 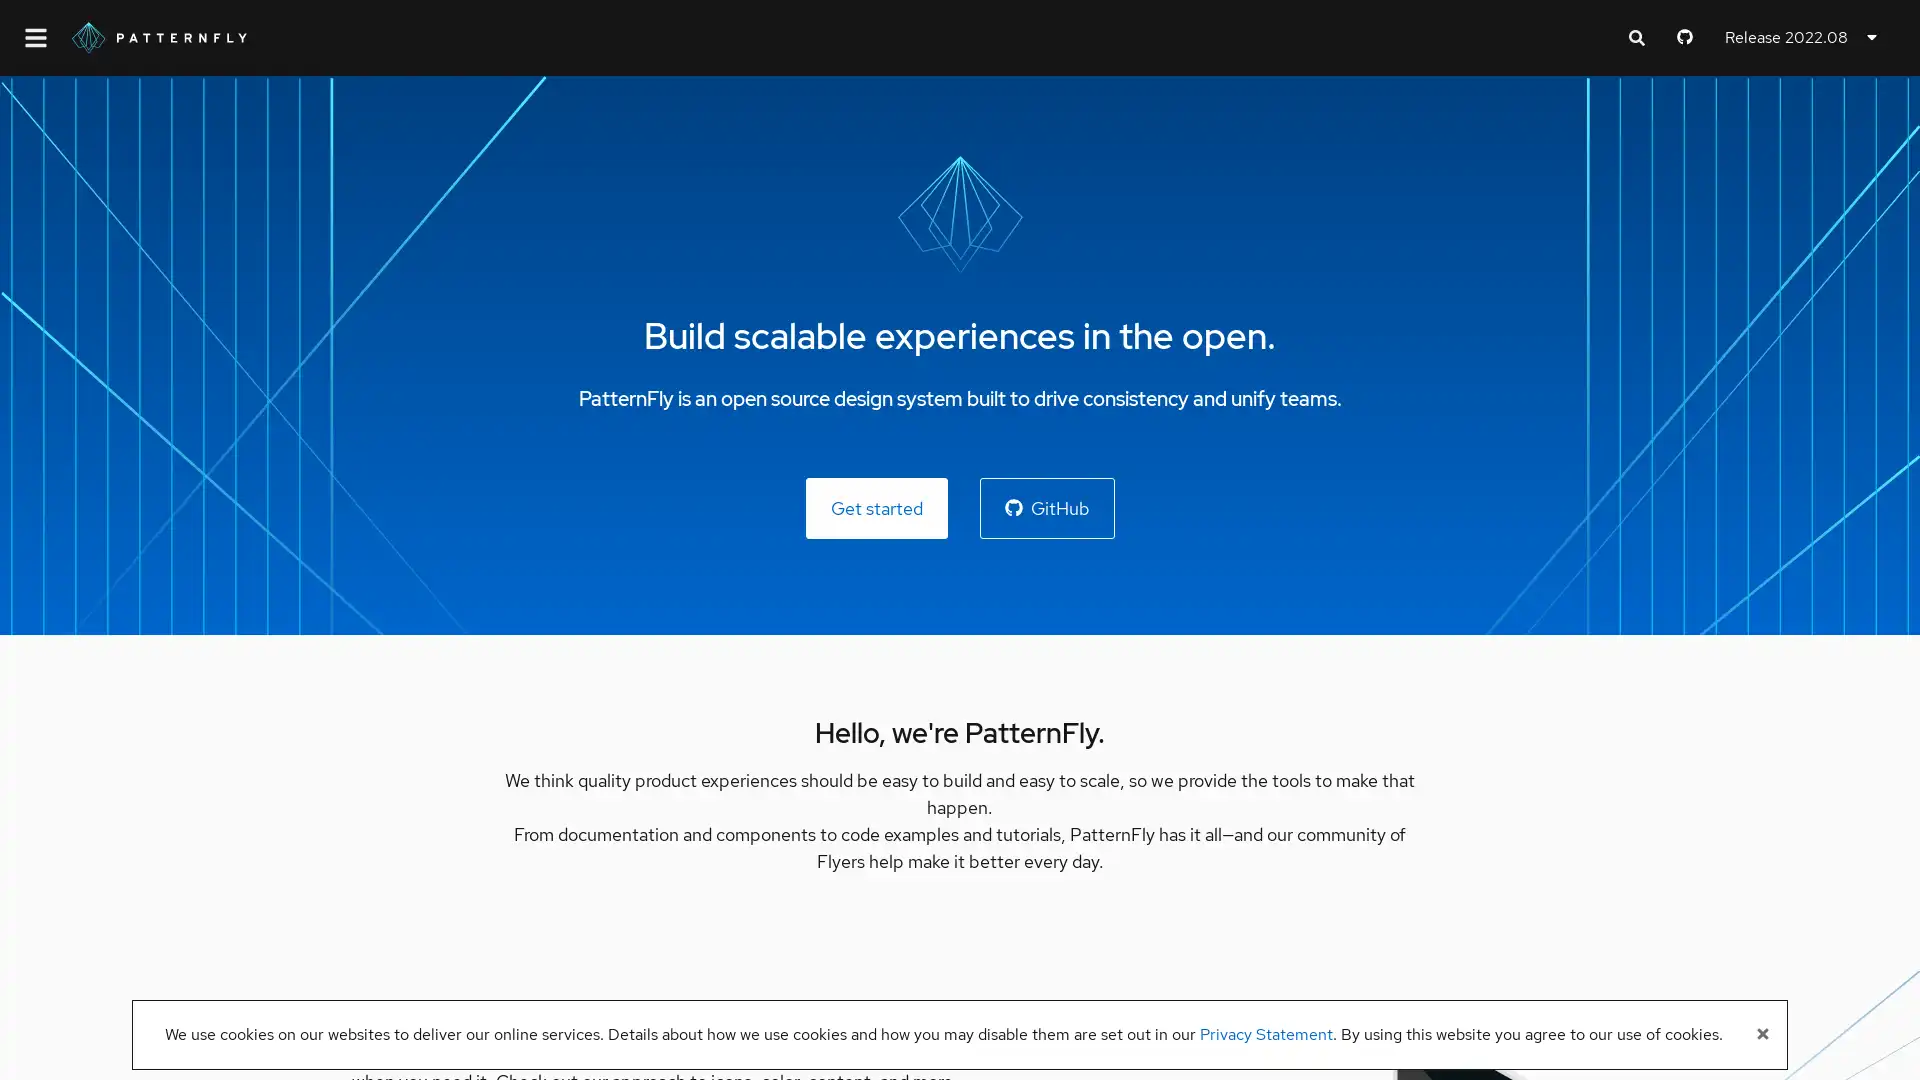 What do you see at coordinates (1636, 38) in the screenshot?
I see `Expand search input` at bounding box center [1636, 38].